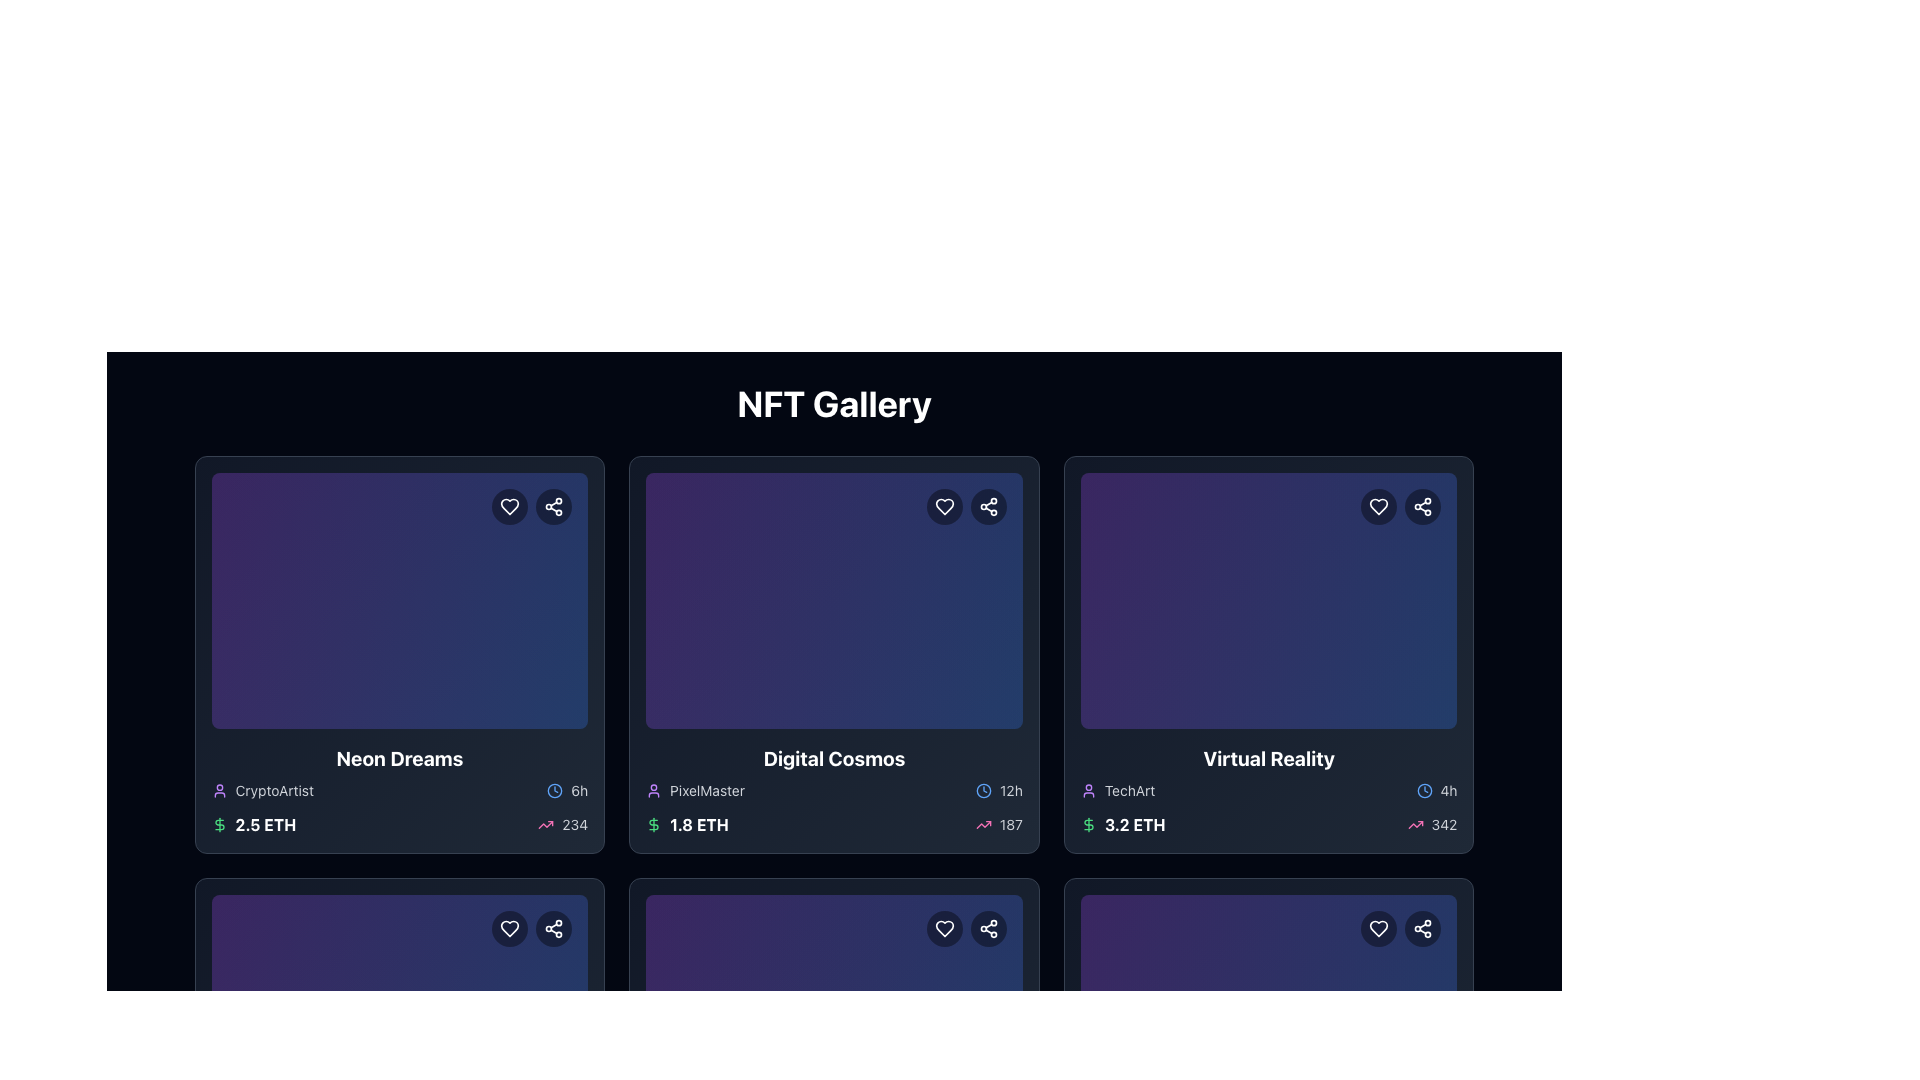 This screenshot has width=1920, height=1080. I want to click on the 'Share' button located in the top-right corner of the card, so click(988, 929).